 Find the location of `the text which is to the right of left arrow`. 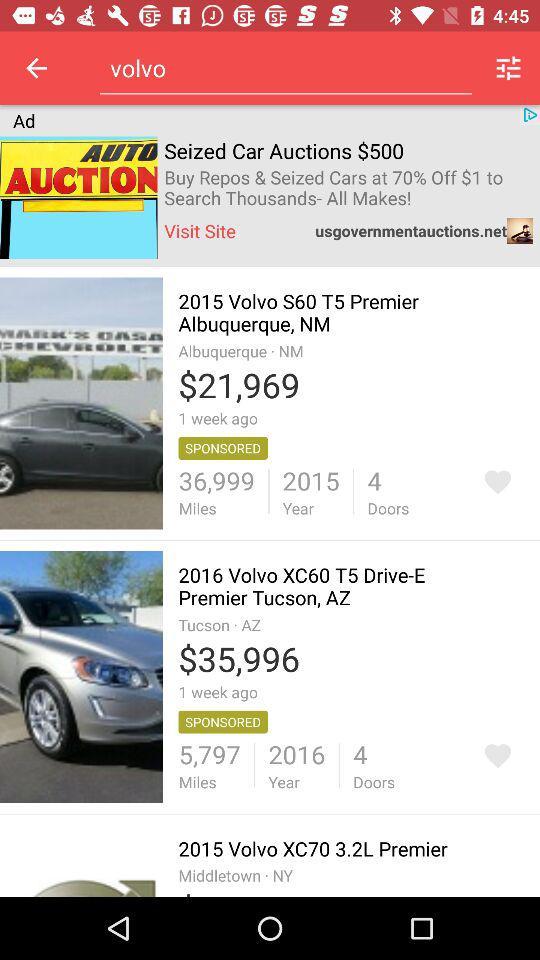

the text which is to the right of left arrow is located at coordinates (284, 68).